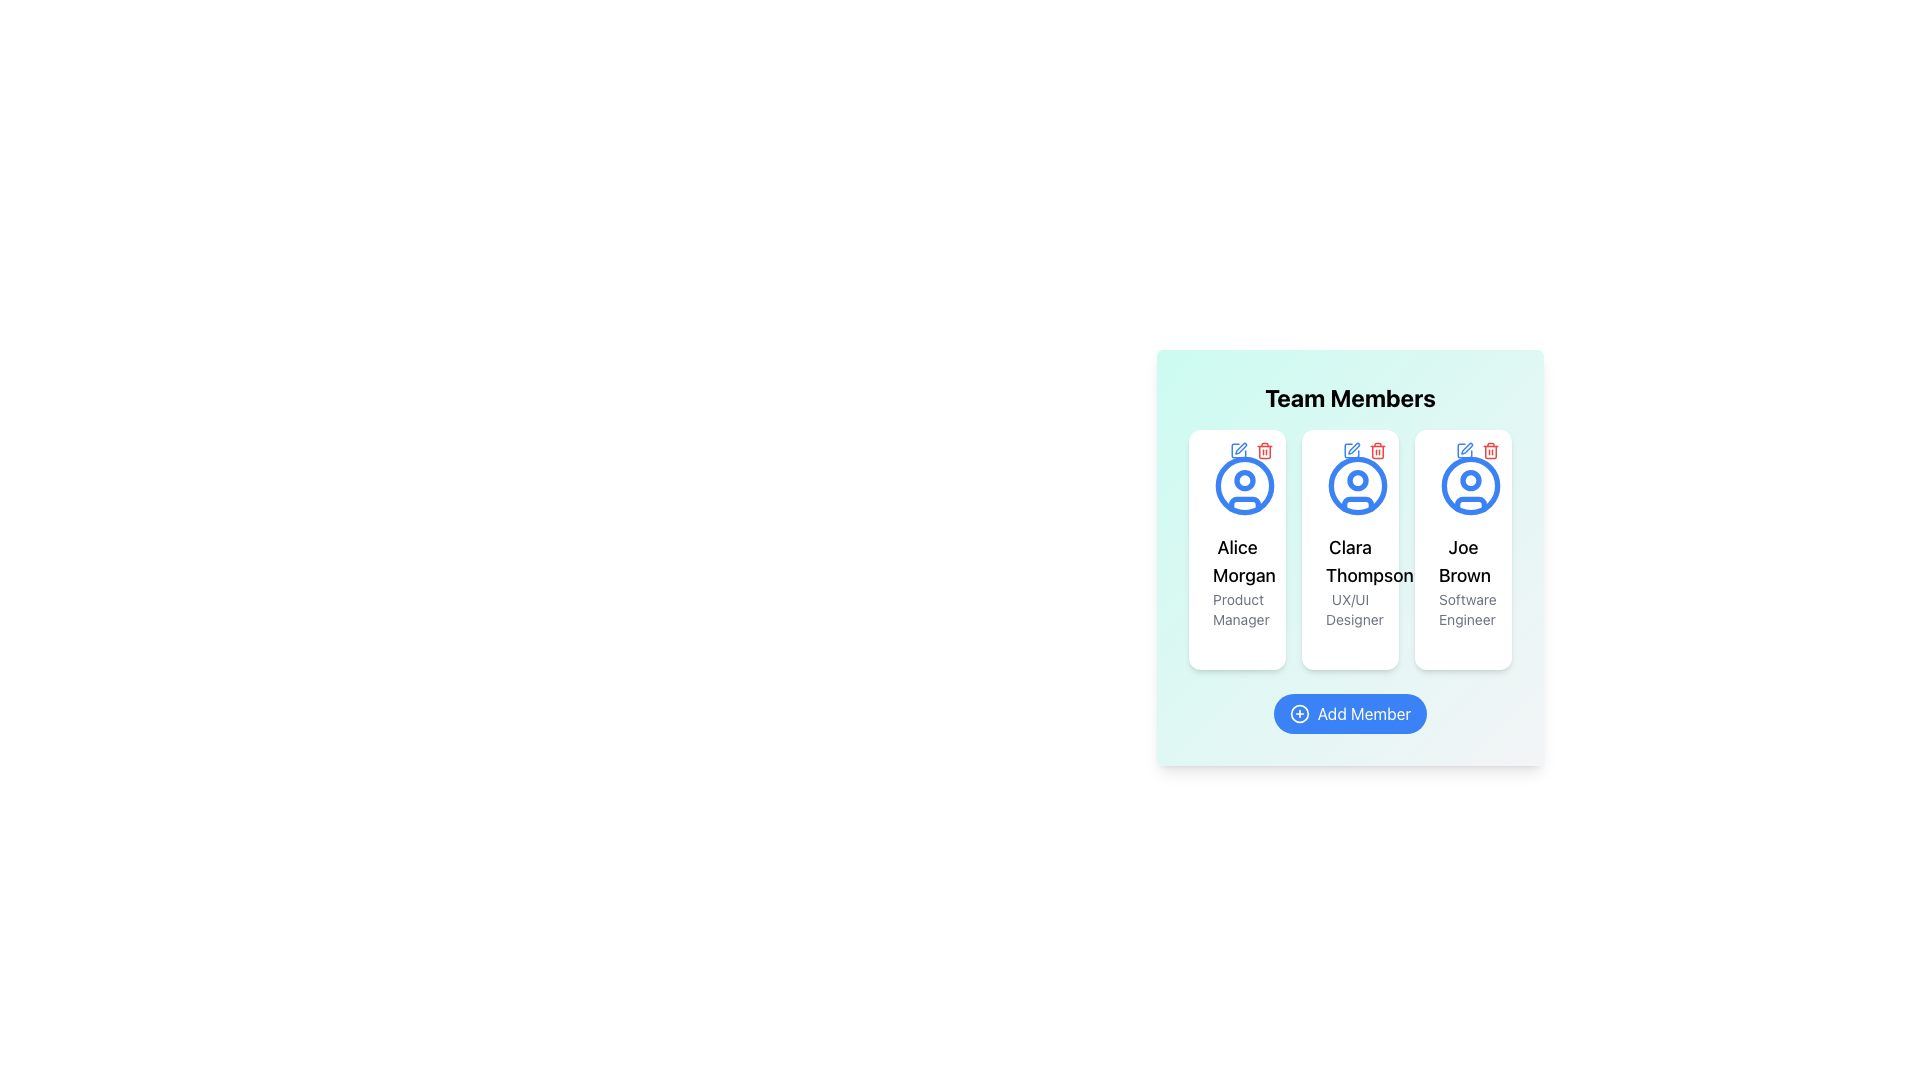 The width and height of the screenshot is (1920, 1080). I want to click on the Pen-shaped SVG icon located in the top-right corner of the second user card, so click(1353, 446).